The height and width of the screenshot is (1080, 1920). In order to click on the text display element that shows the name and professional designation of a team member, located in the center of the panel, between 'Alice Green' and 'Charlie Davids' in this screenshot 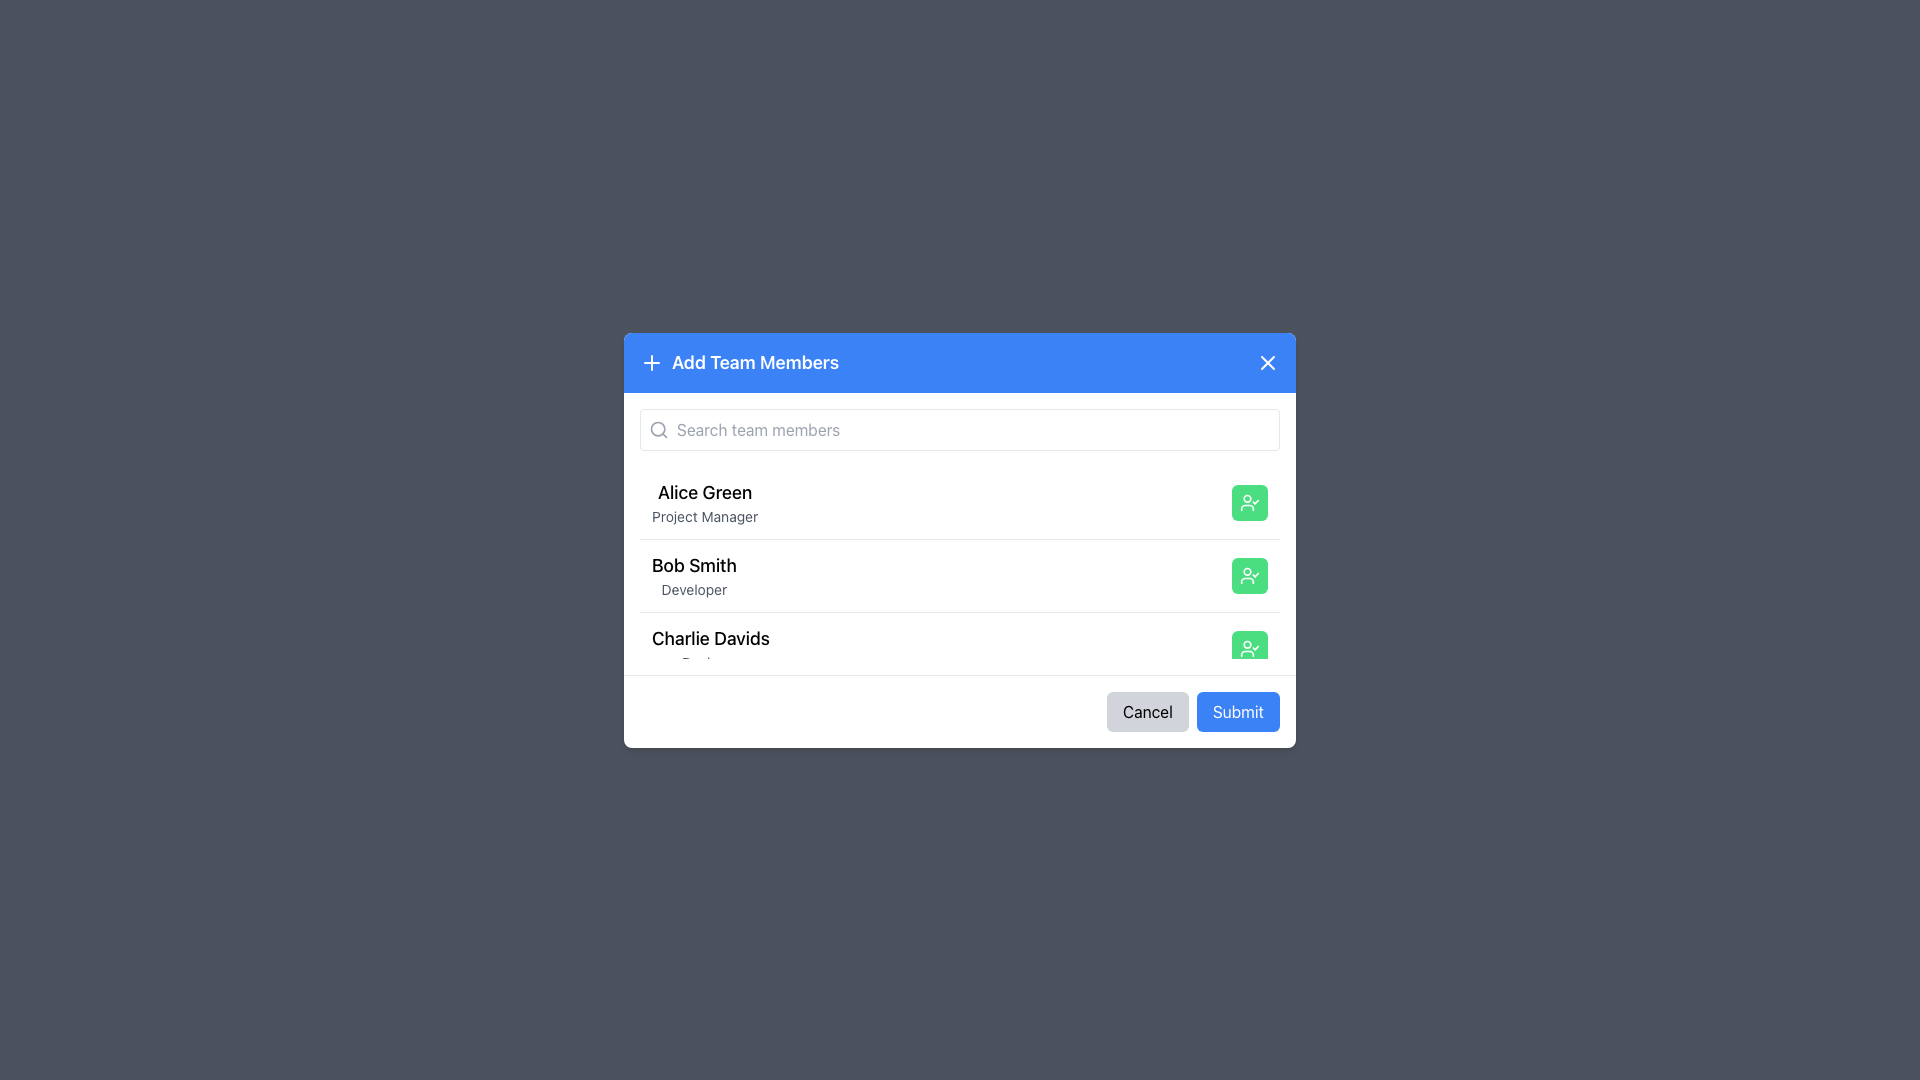, I will do `click(694, 575)`.